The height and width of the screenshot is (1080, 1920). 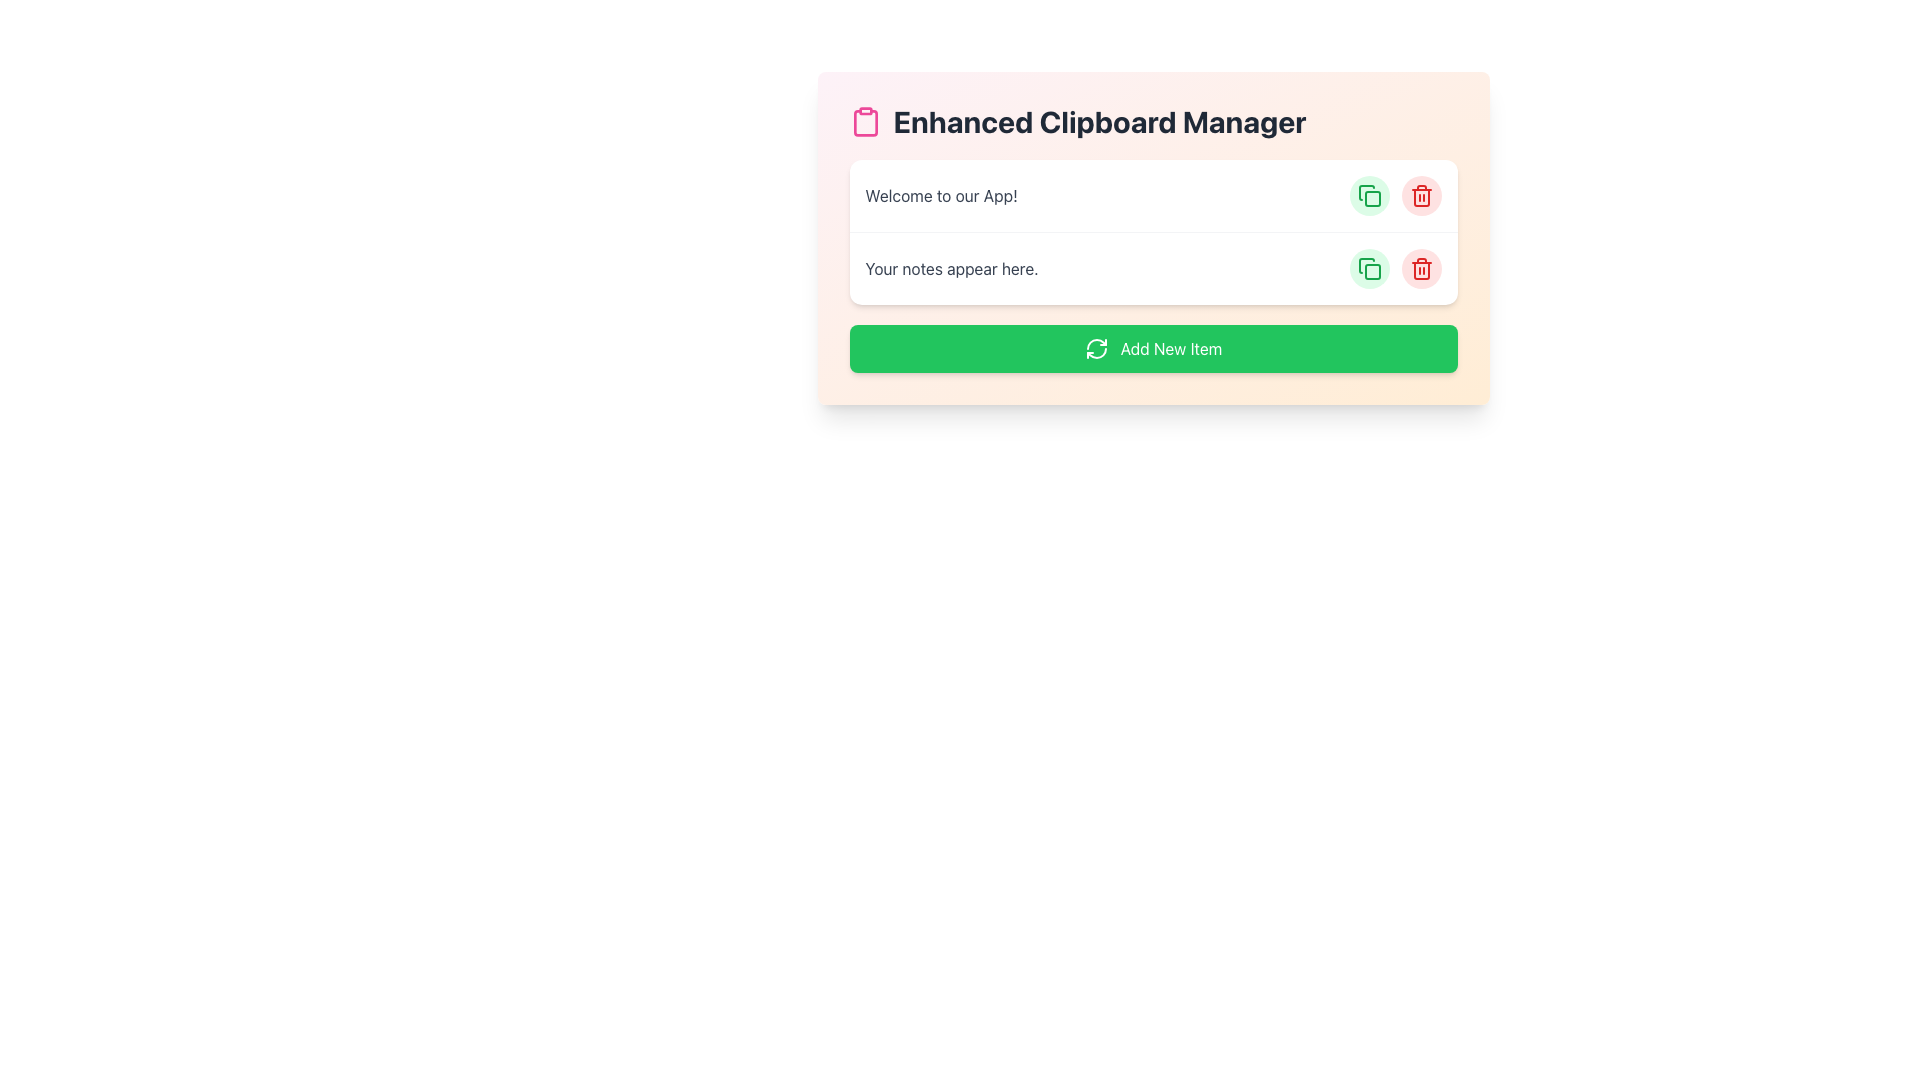 What do you see at coordinates (1420, 196) in the screenshot?
I see `the trash can icon button located on the right side of the top entry within the list` at bounding box center [1420, 196].